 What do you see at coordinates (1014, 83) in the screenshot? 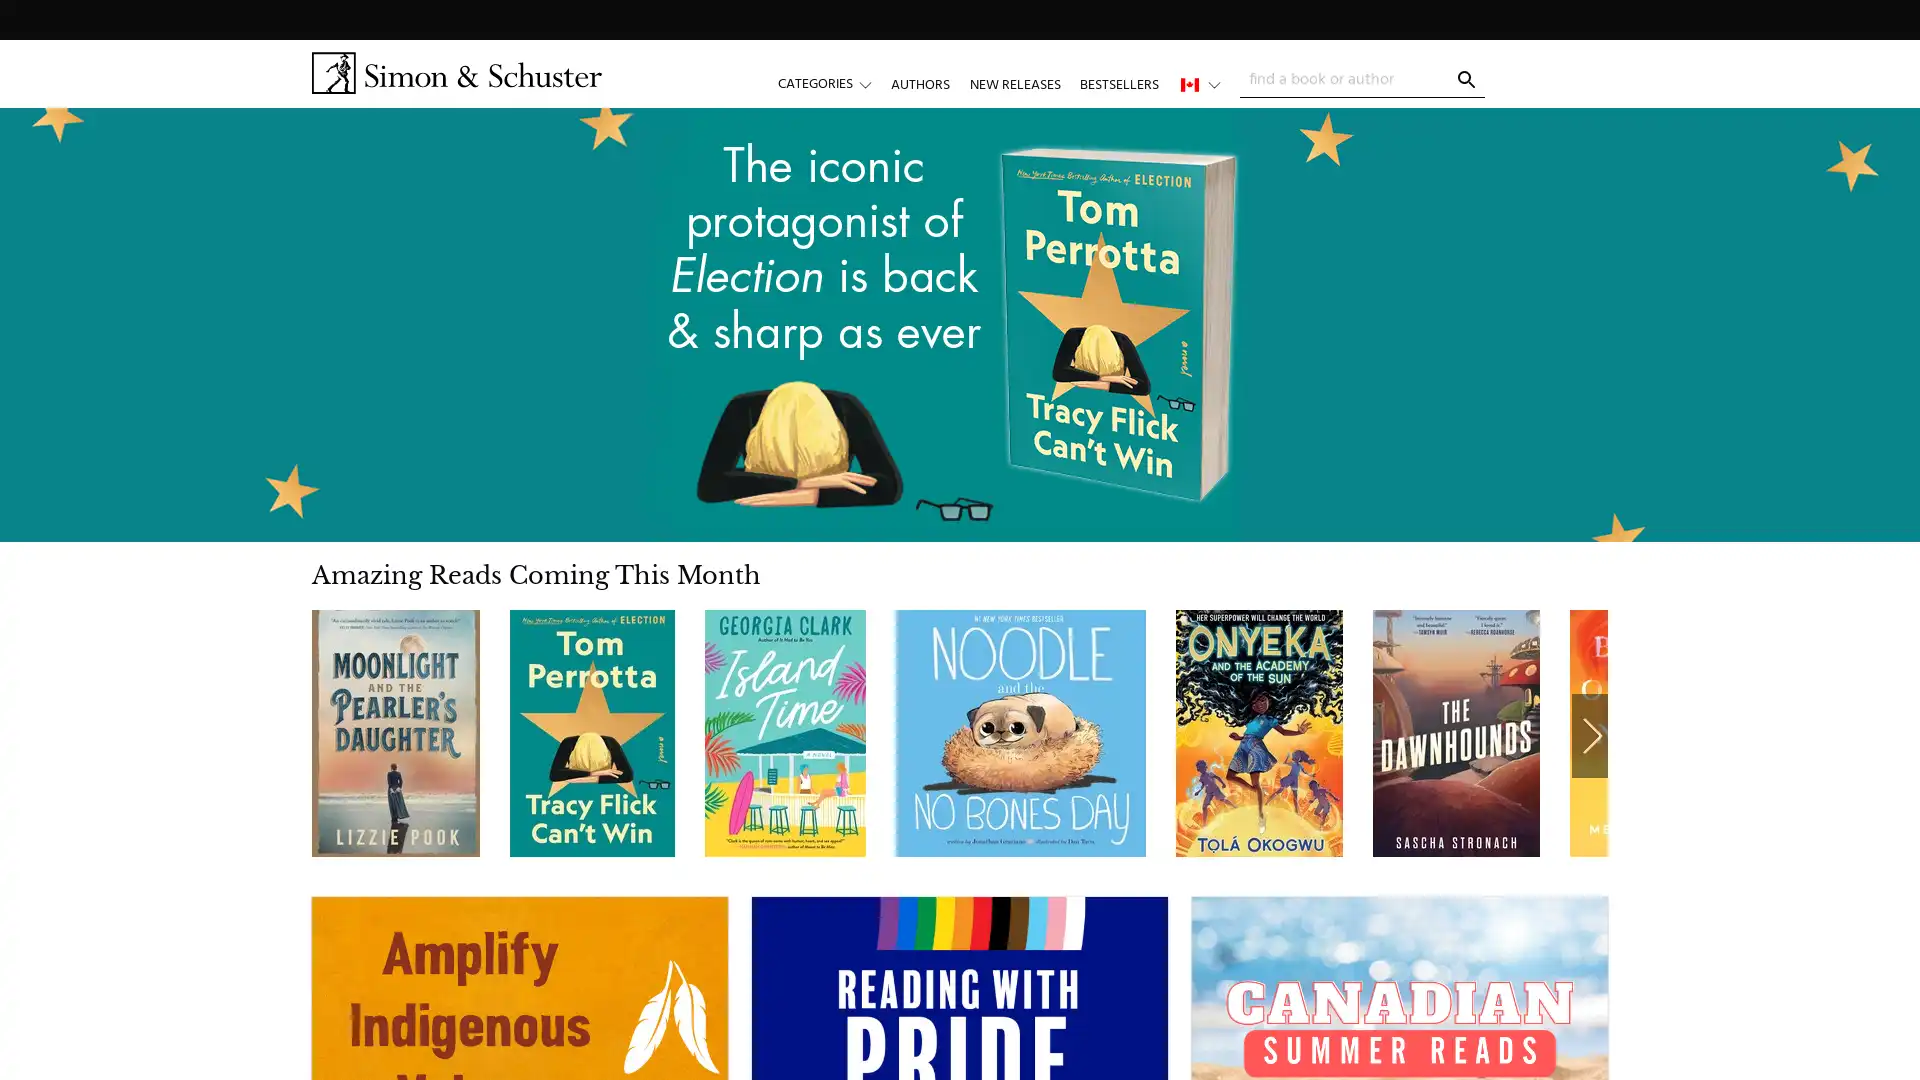
I see `NEW RELEASES` at bounding box center [1014, 83].